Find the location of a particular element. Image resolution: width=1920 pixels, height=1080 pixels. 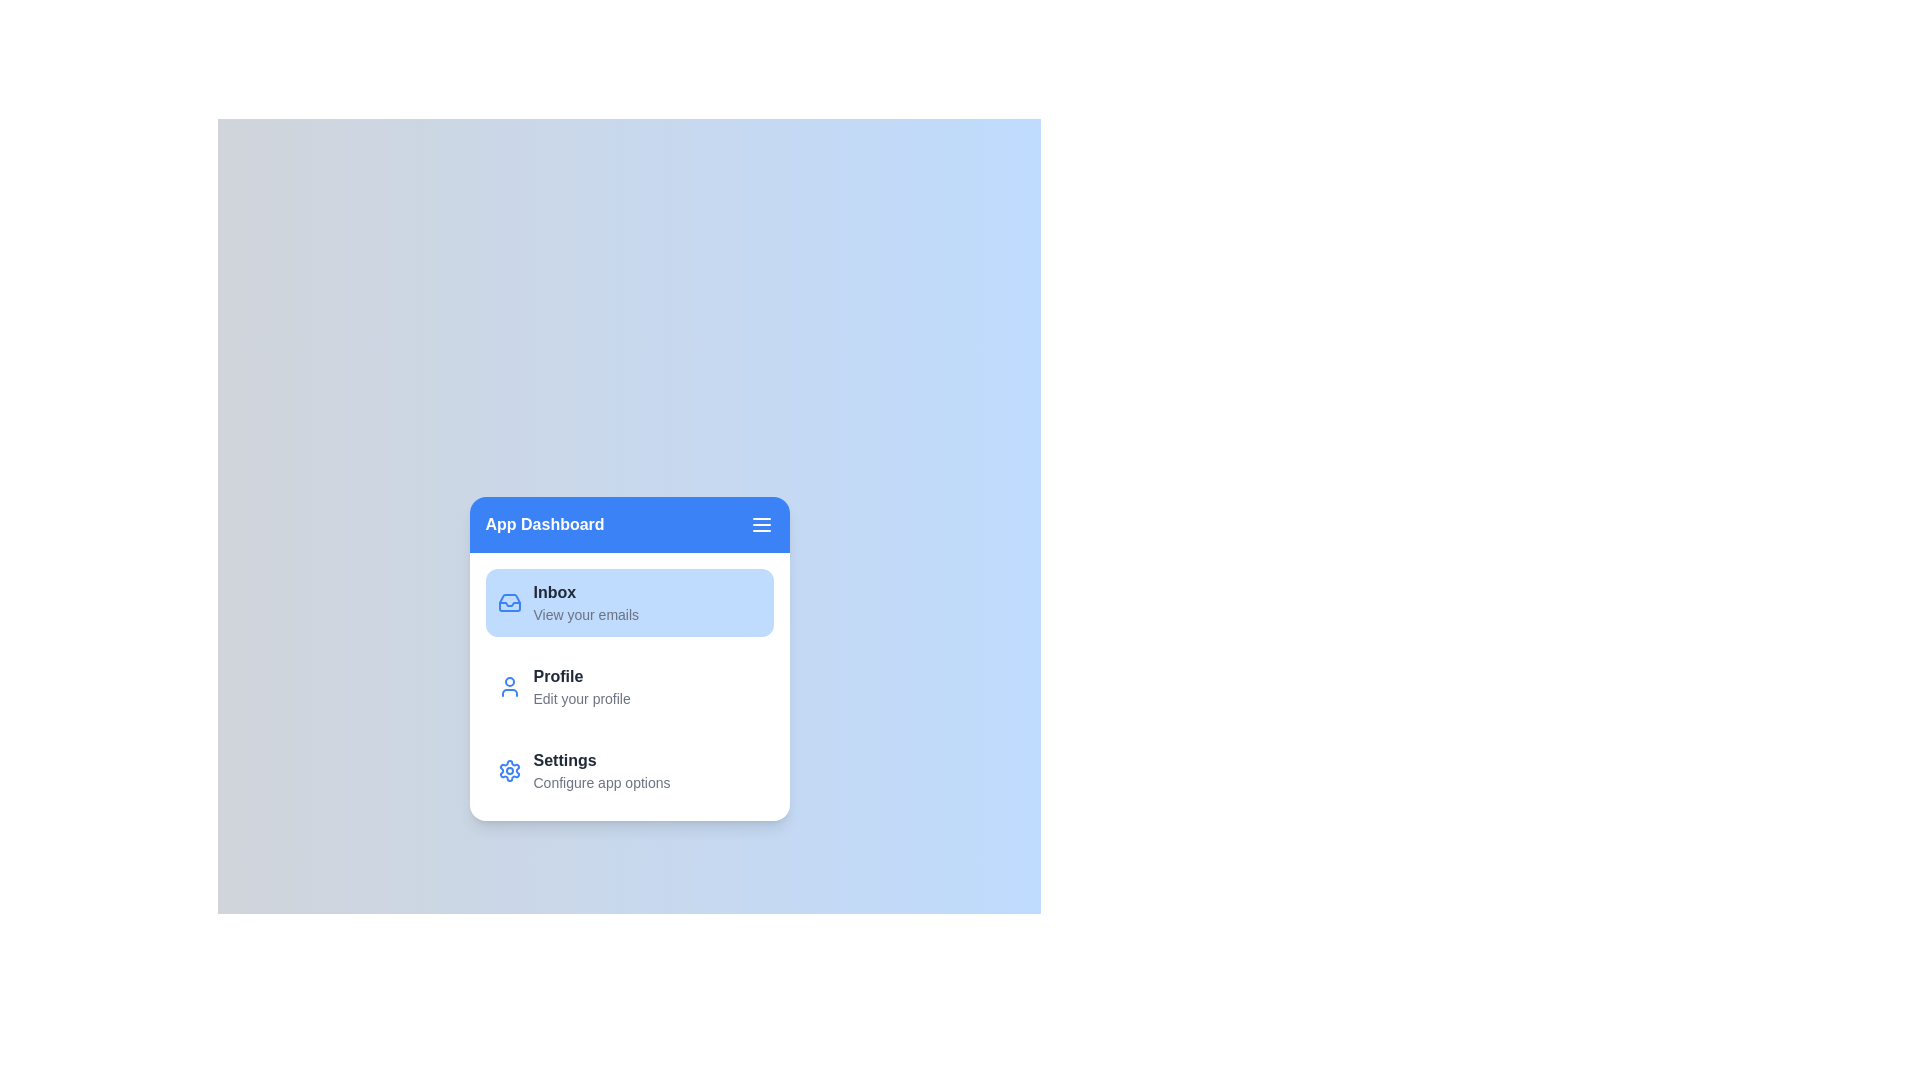

the section Inbox from the sidebar menu is located at coordinates (628, 601).